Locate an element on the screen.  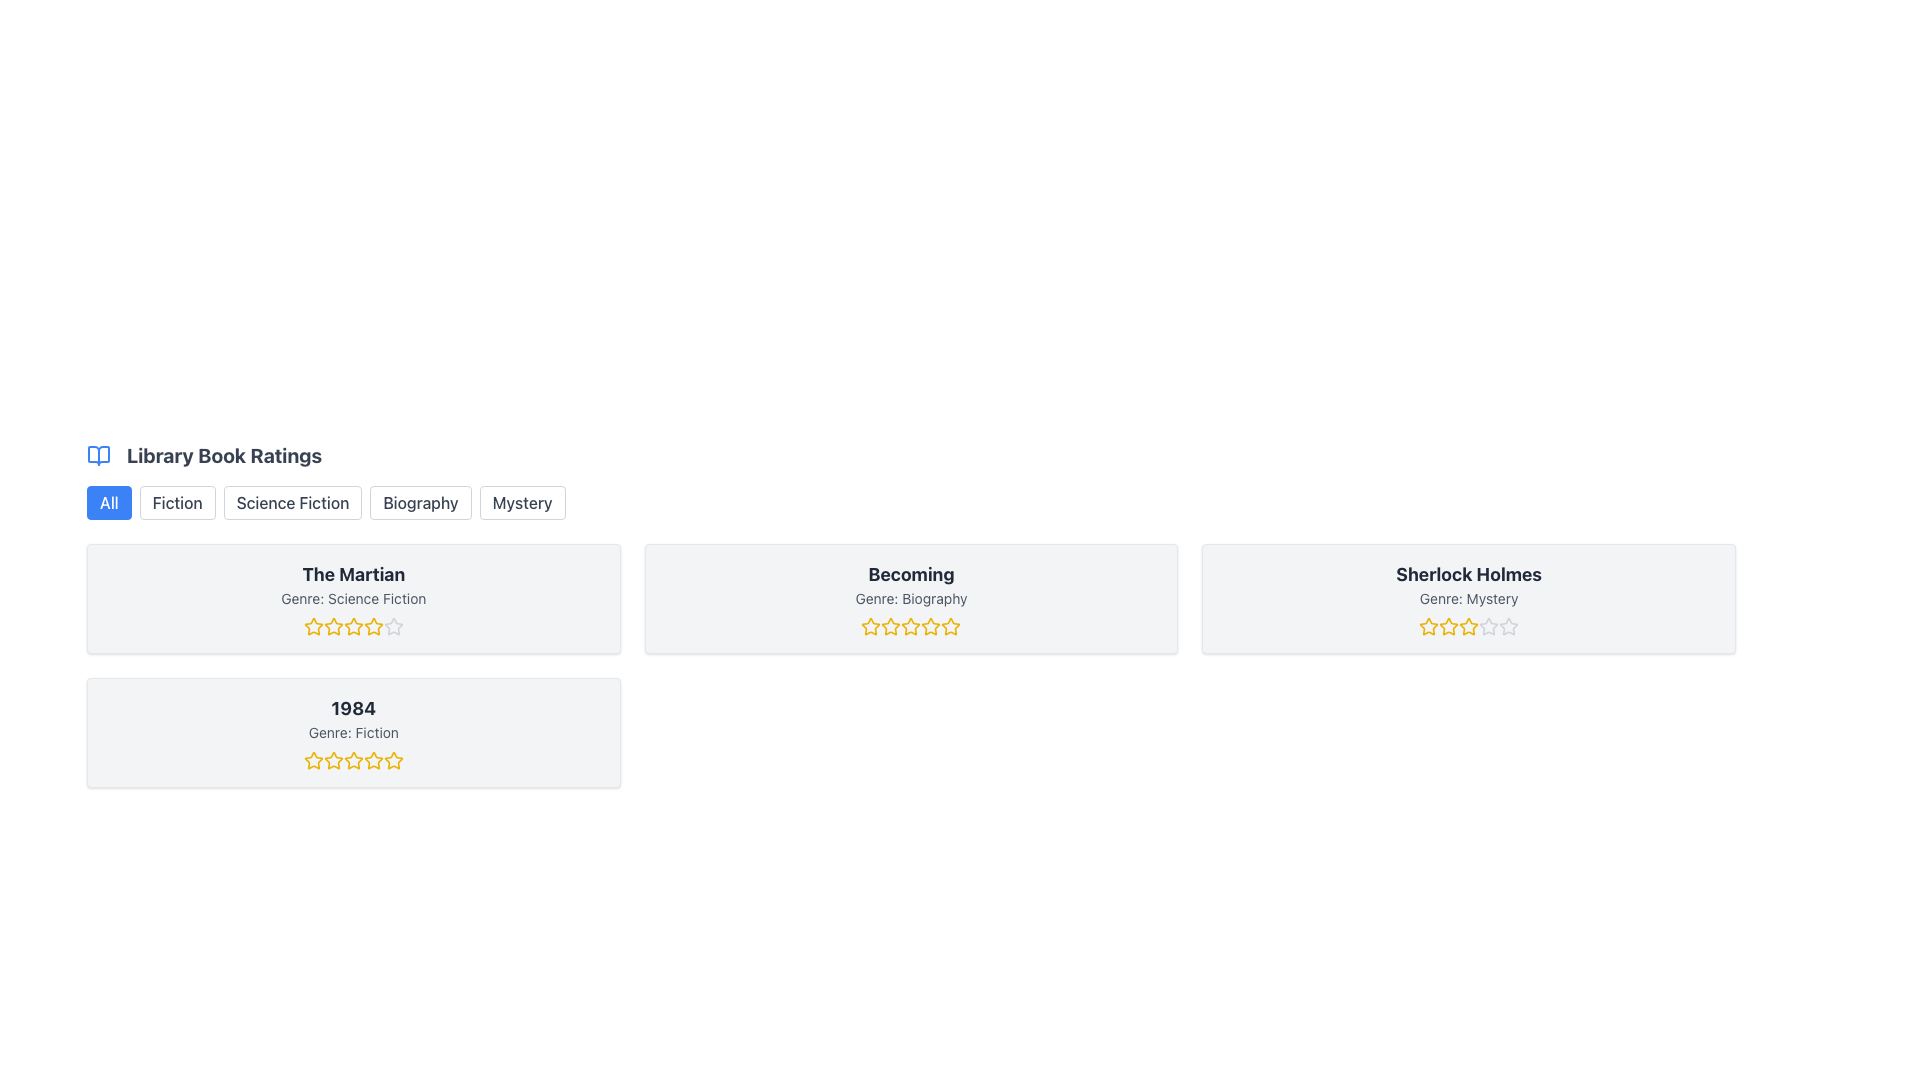
the 'Science Fiction' tab in the horizontal navigation bar is located at coordinates (291, 501).